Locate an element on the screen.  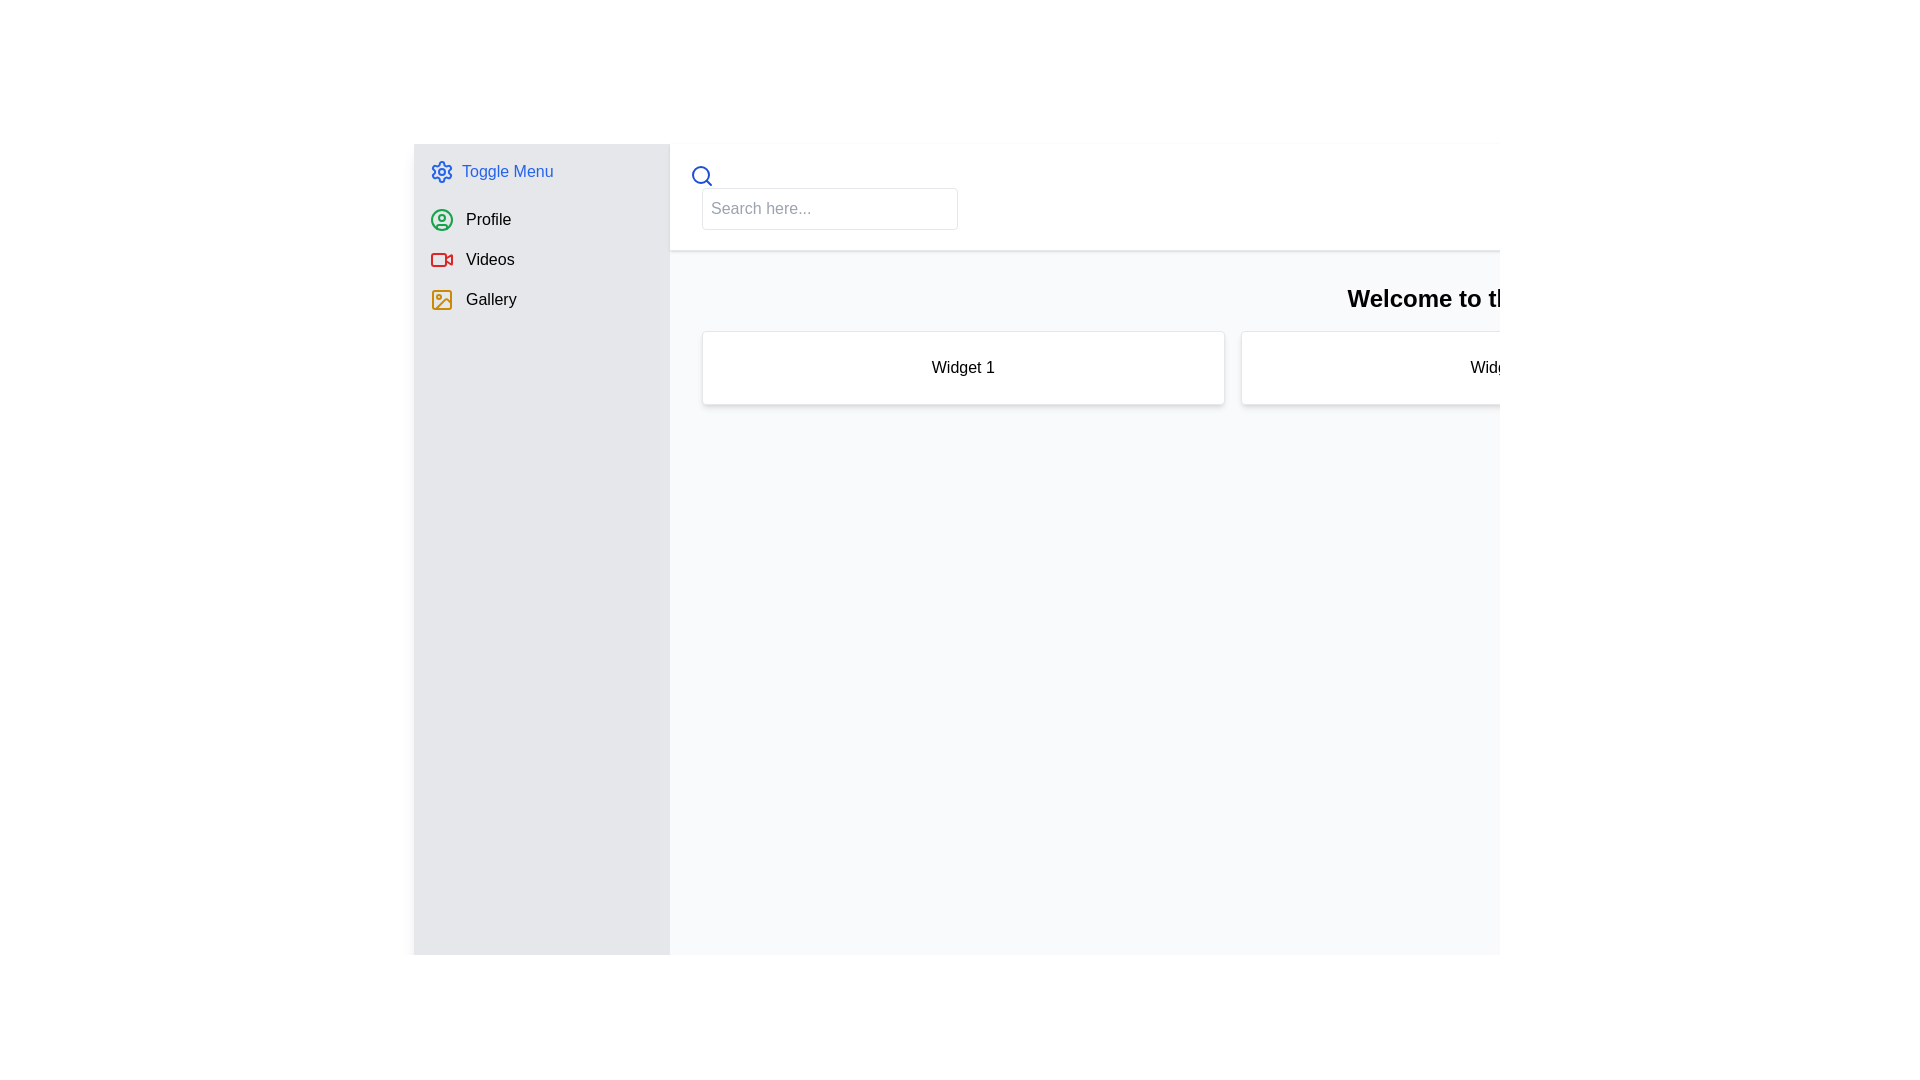
the blue gear-shaped settings icon located in the left sidebar adjacent to the 'Toggle Menu' text is located at coordinates (440, 171).